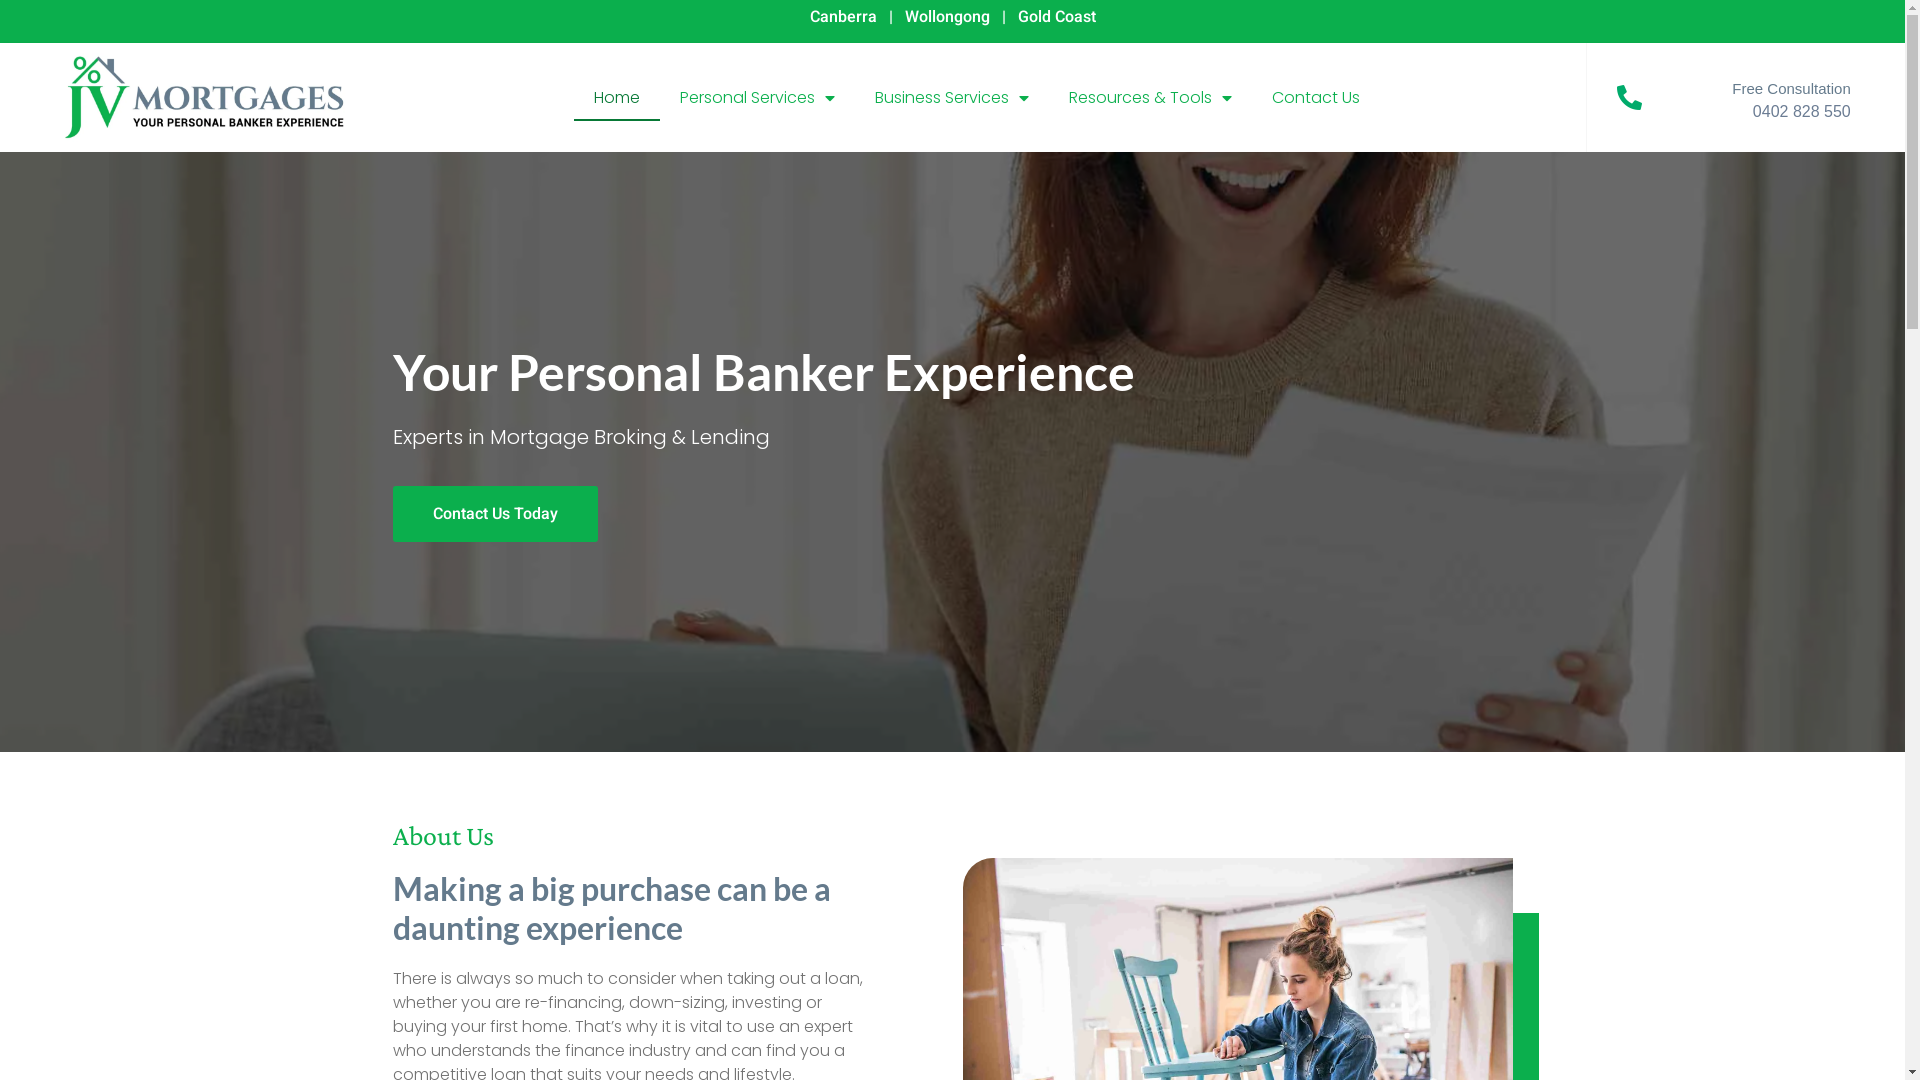  I want to click on 'Resources & Tools', so click(1150, 97).